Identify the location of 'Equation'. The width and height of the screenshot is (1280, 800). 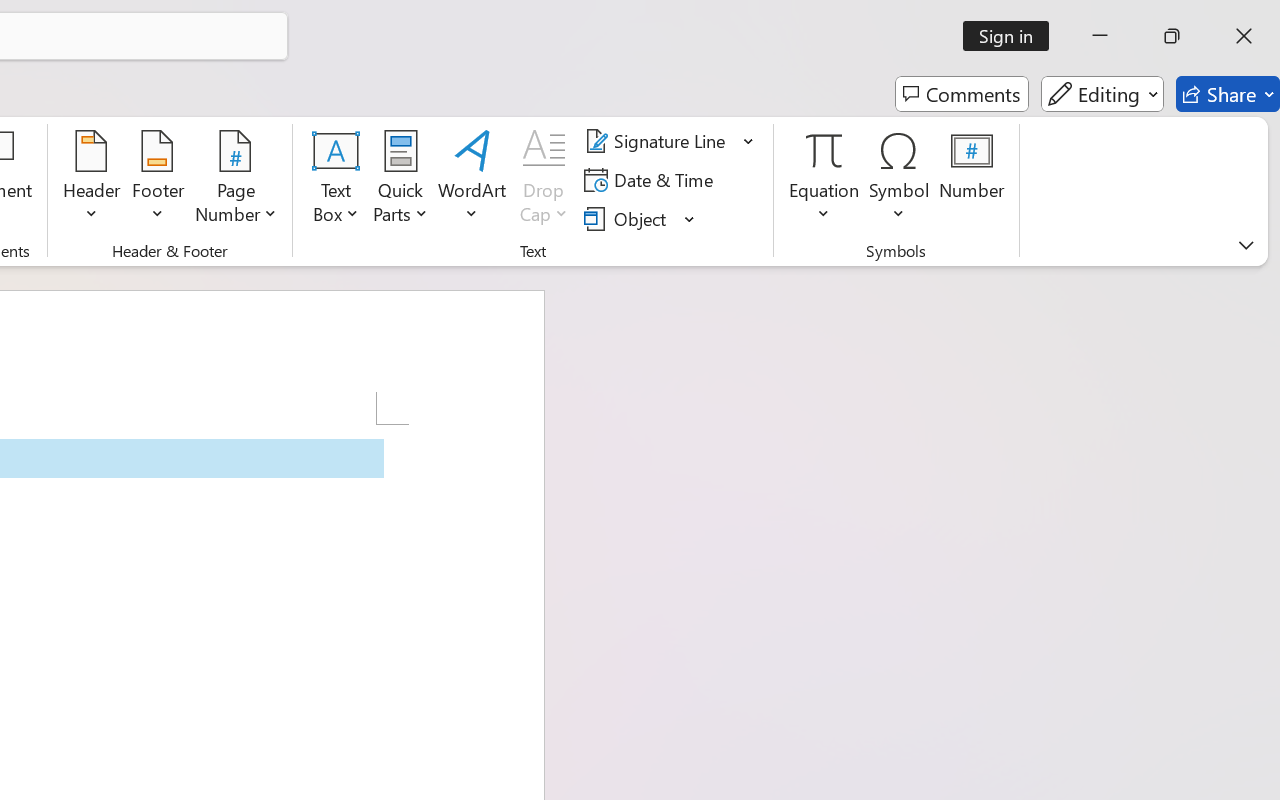
(824, 179).